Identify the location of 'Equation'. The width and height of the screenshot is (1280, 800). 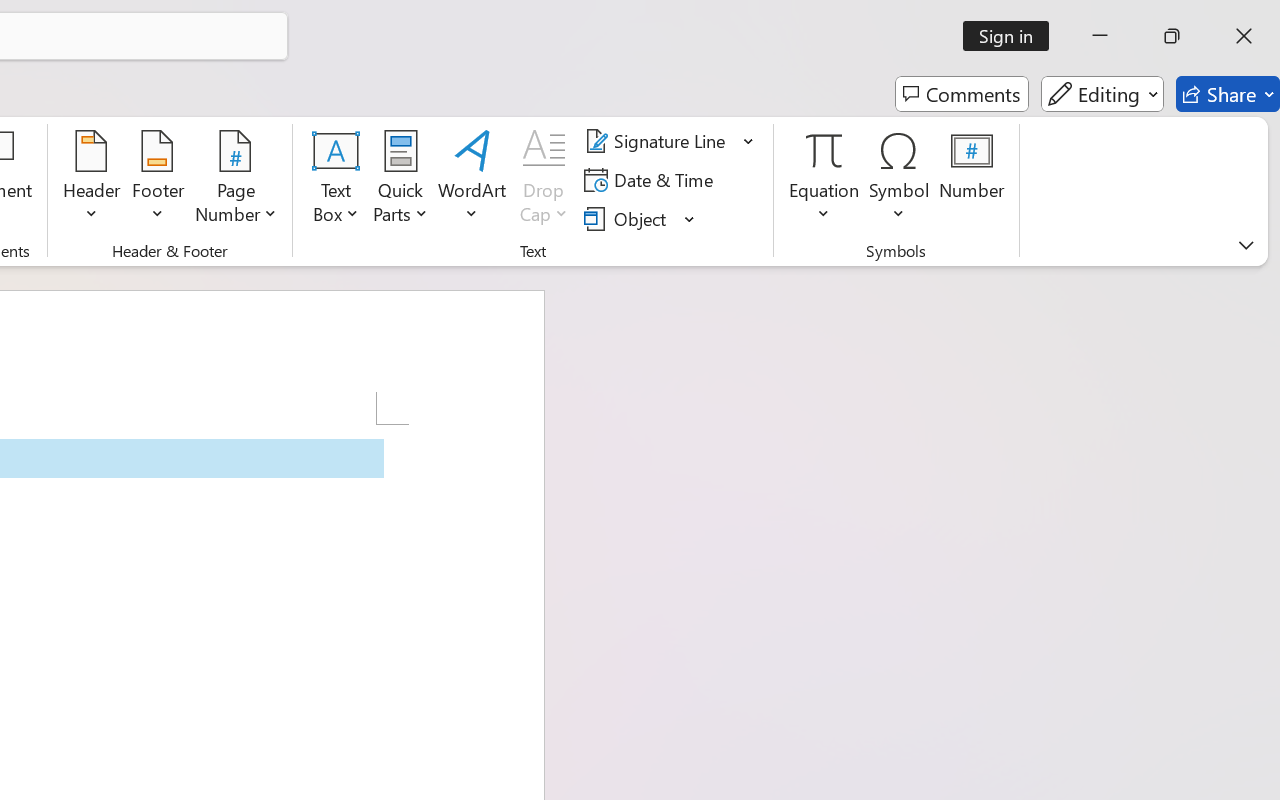
(824, 179).